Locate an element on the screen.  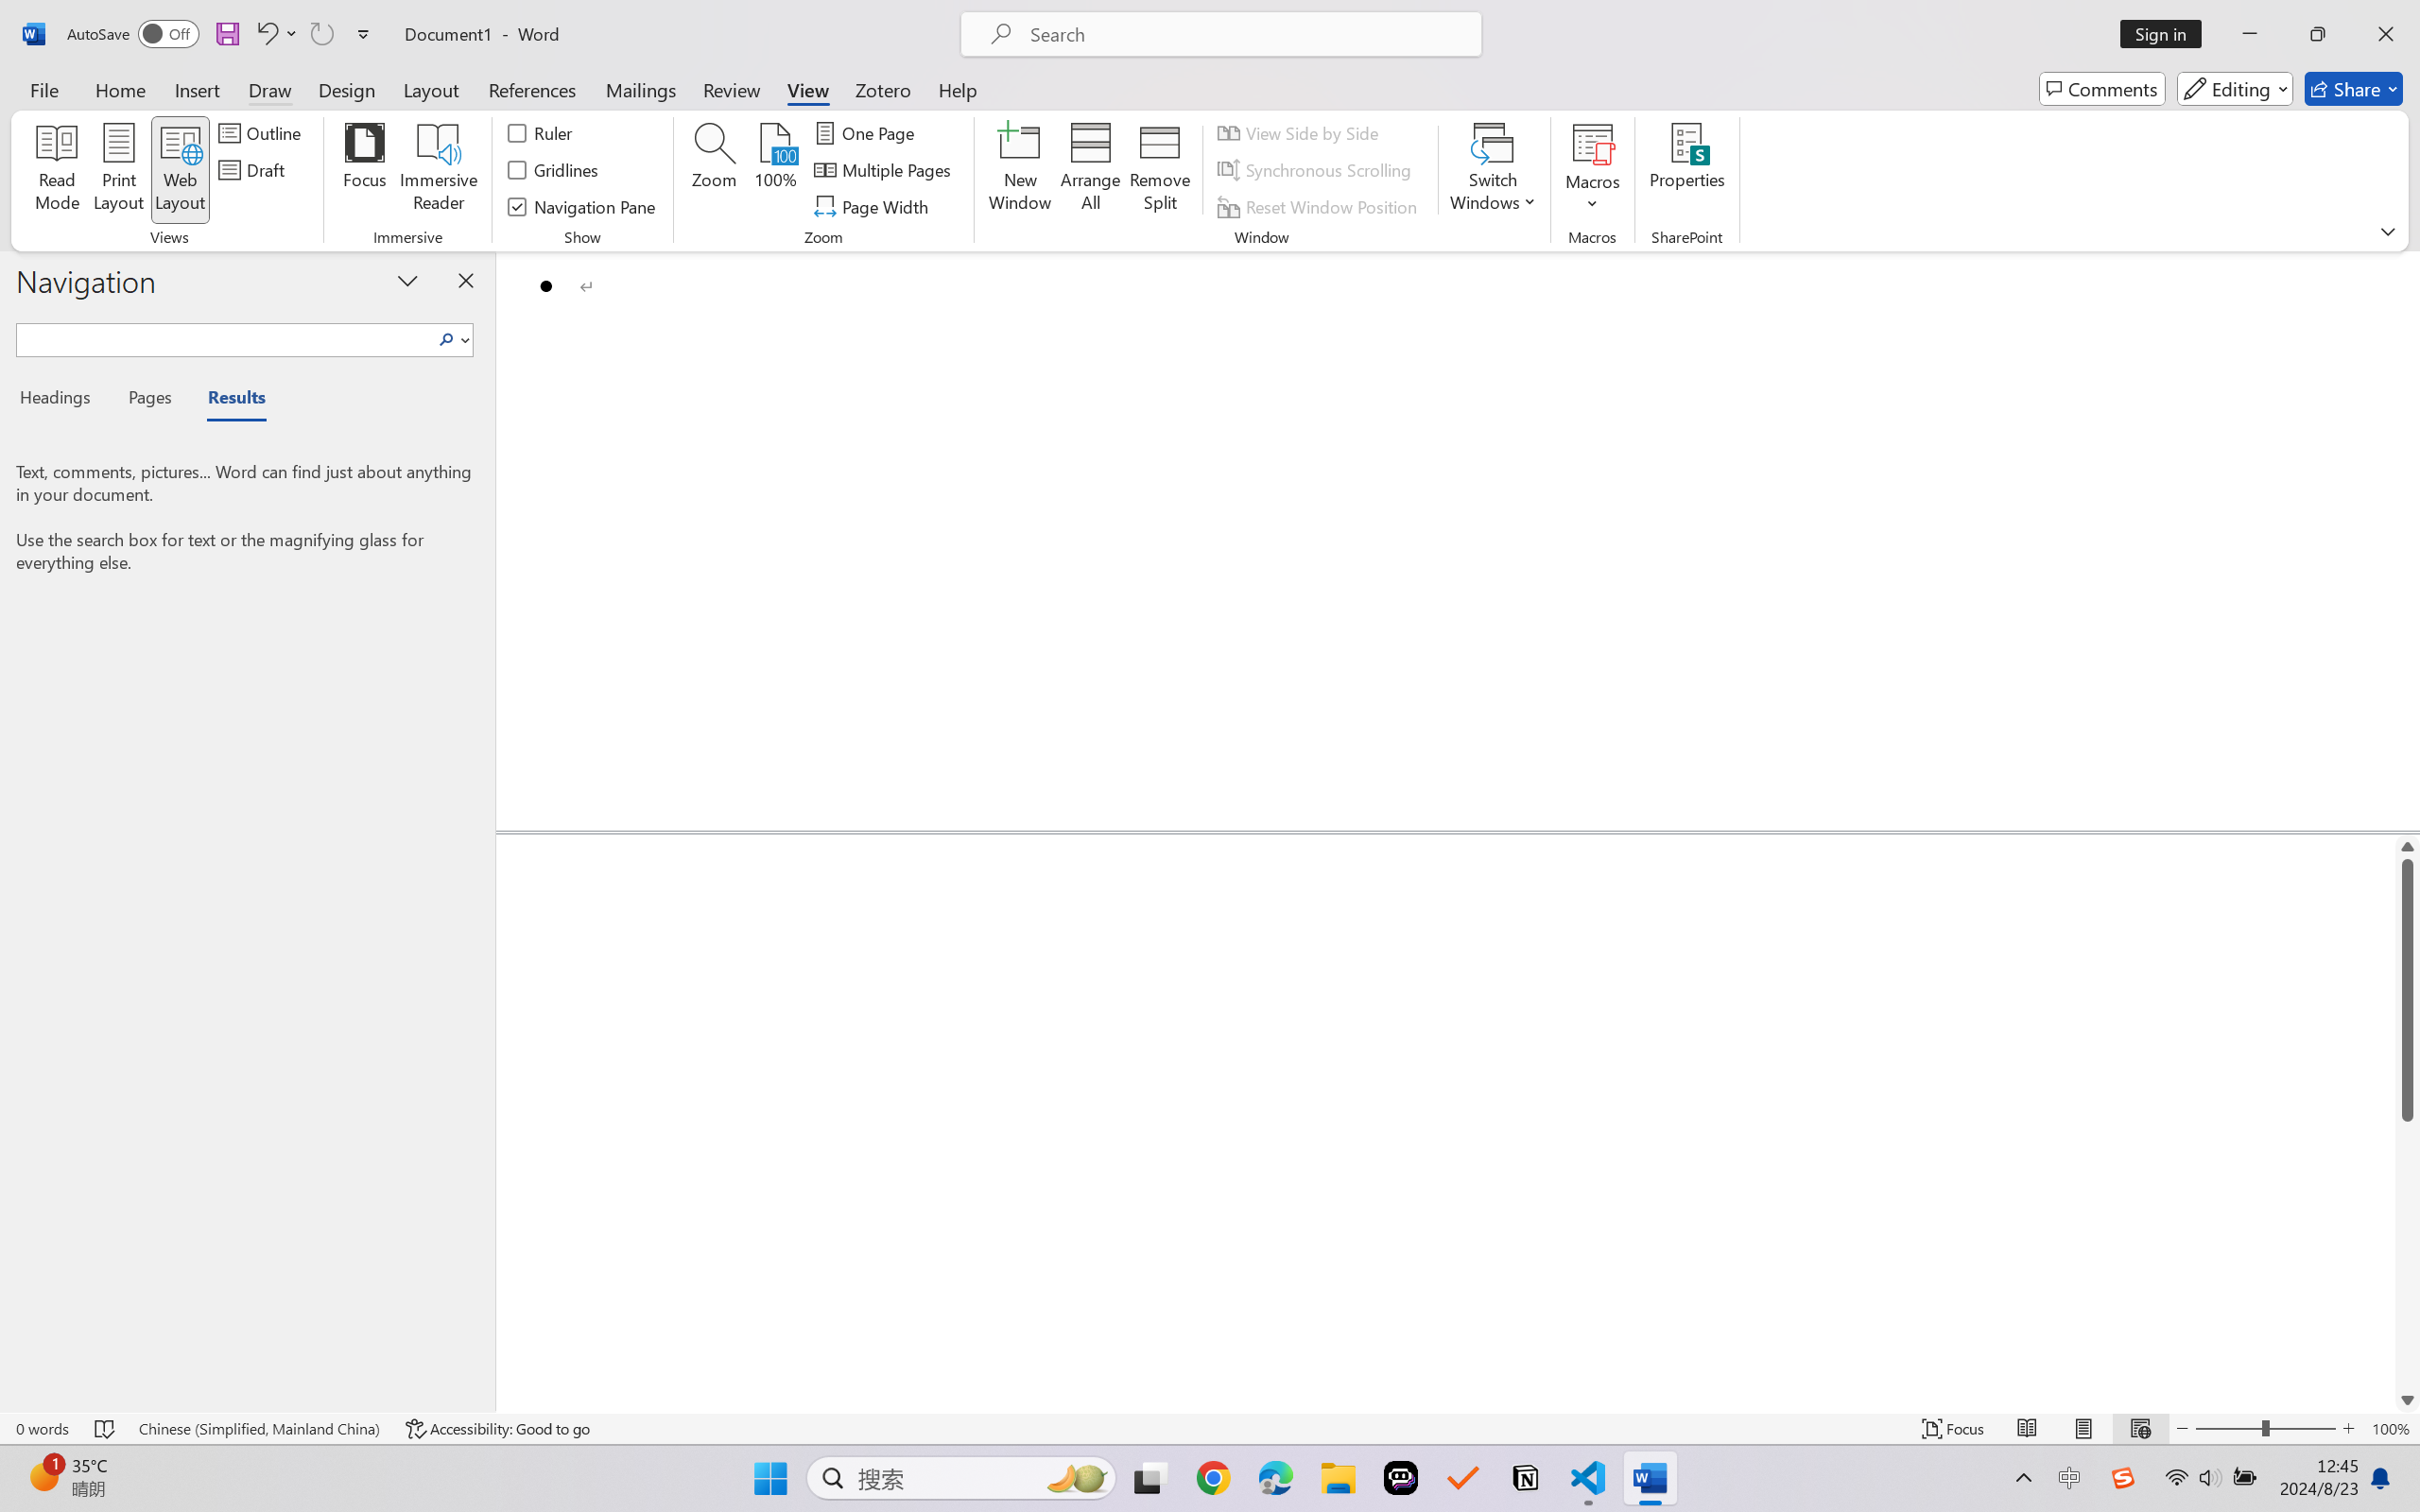
'New Window' is located at coordinates (1020, 170).